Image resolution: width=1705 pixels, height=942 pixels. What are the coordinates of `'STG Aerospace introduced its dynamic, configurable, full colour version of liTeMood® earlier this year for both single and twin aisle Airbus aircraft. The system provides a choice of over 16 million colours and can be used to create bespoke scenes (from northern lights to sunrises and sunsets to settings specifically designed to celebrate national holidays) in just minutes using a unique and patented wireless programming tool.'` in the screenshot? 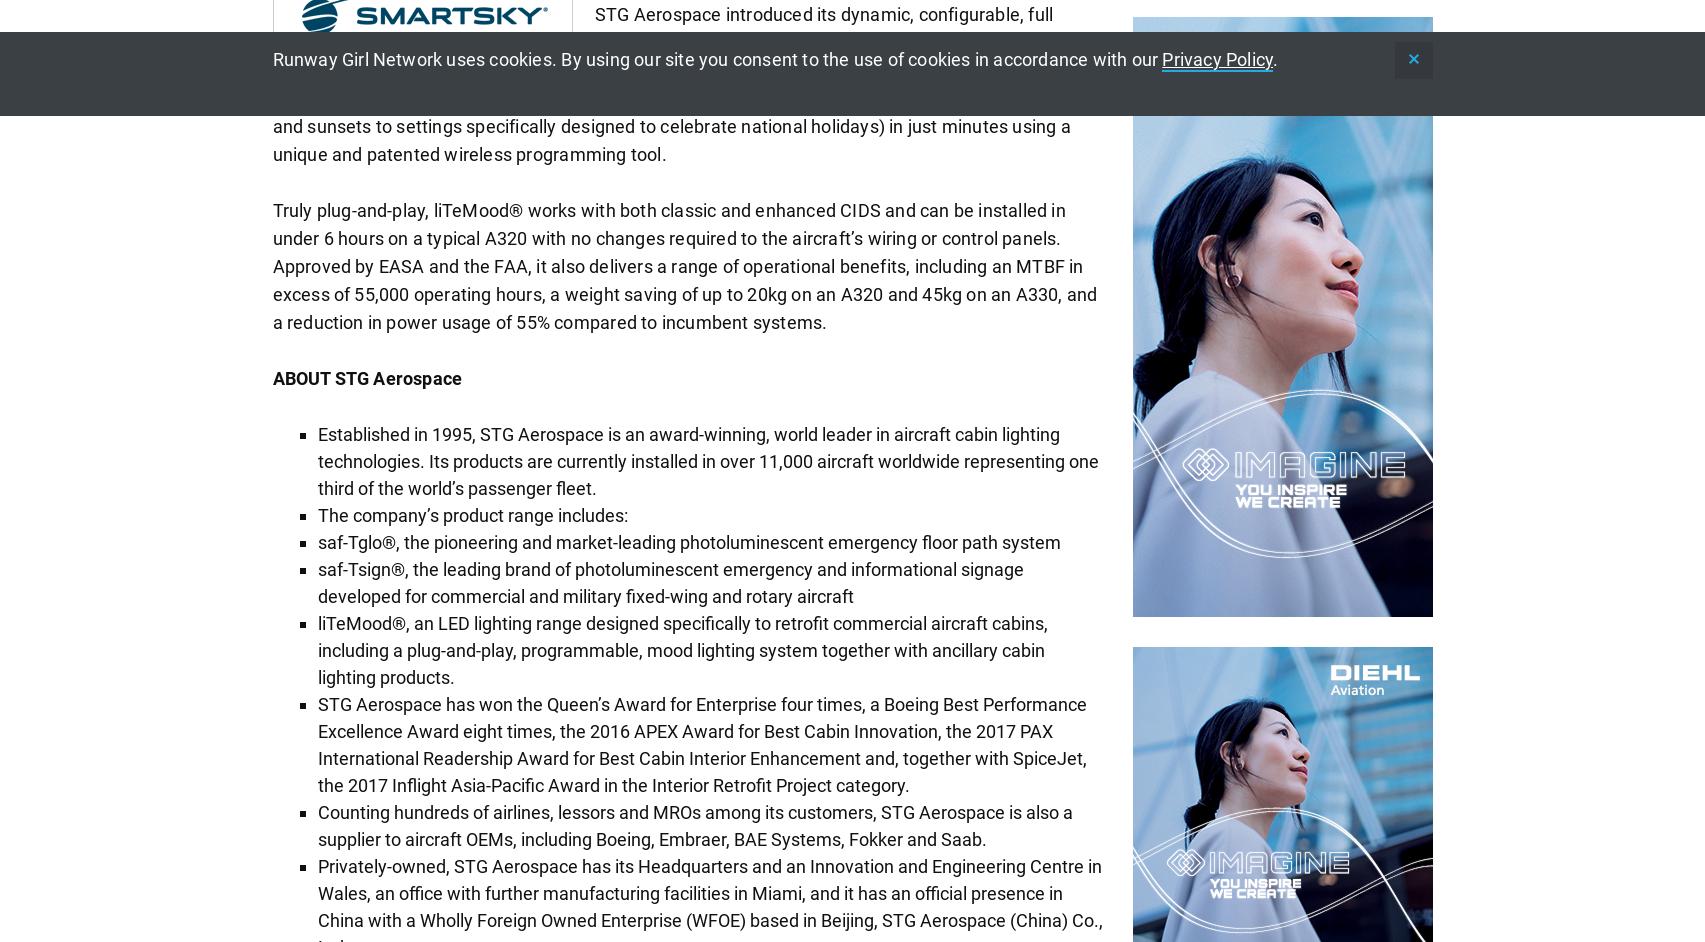 It's located at (684, 83).